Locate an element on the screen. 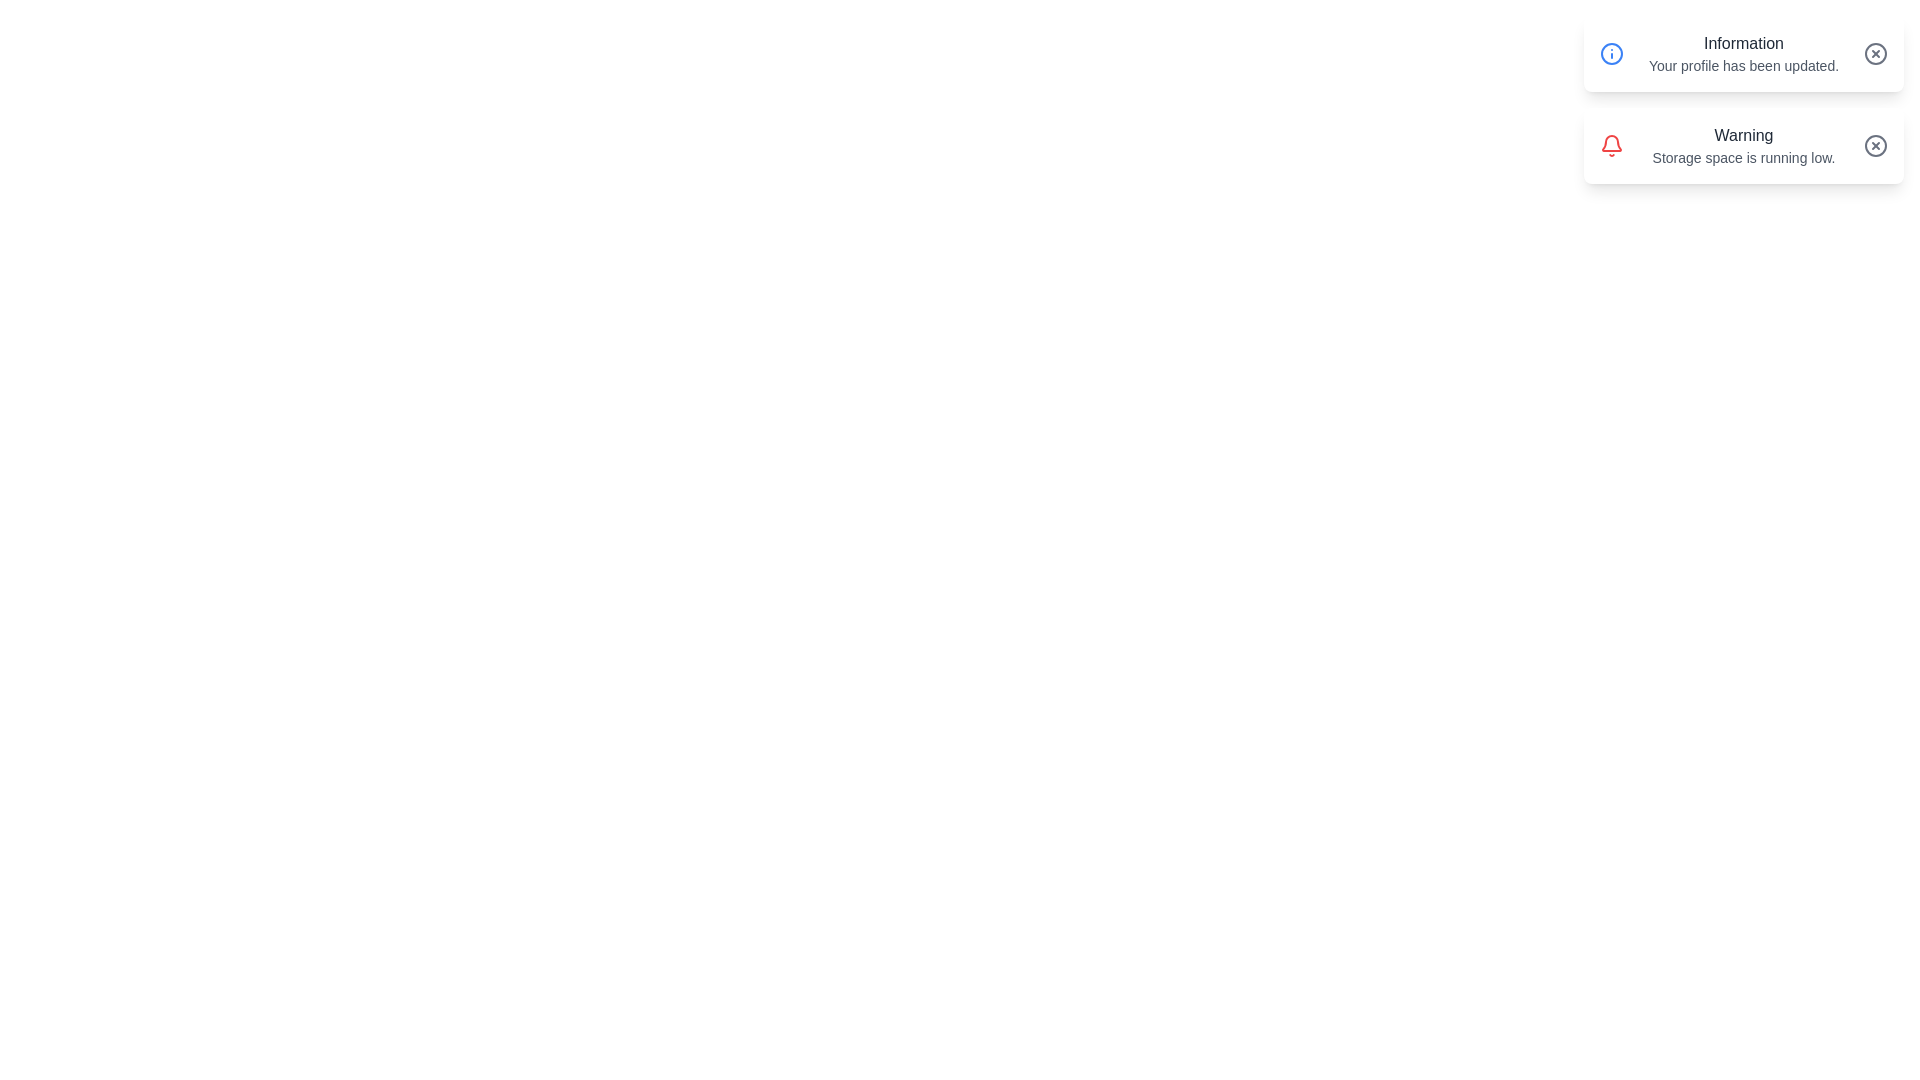 This screenshot has height=1080, width=1920. the close button located at the top-right corner of the warning notification box is located at coordinates (1875, 145).